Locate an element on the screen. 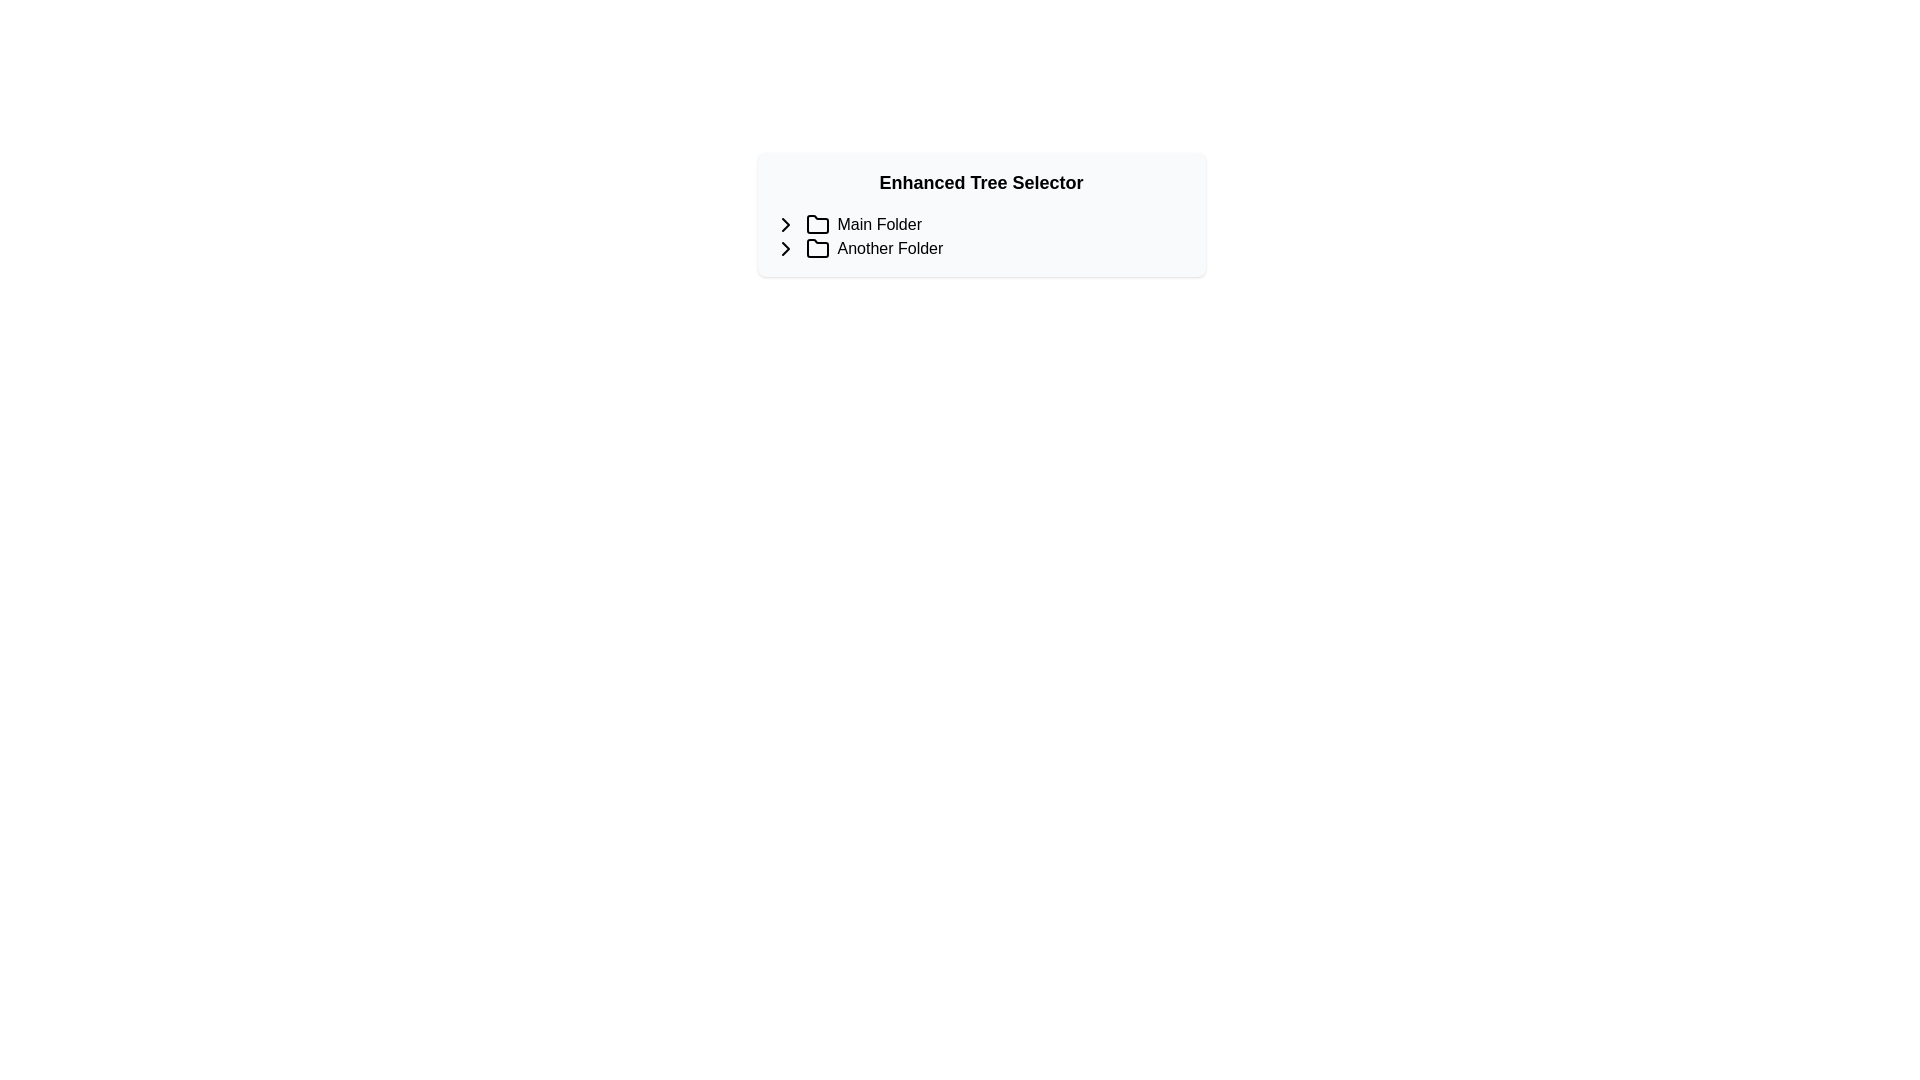 Image resolution: width=1920 pixels, height=1080 pixels. the 'Main Folder' entry is located at coordinates (981, 224).